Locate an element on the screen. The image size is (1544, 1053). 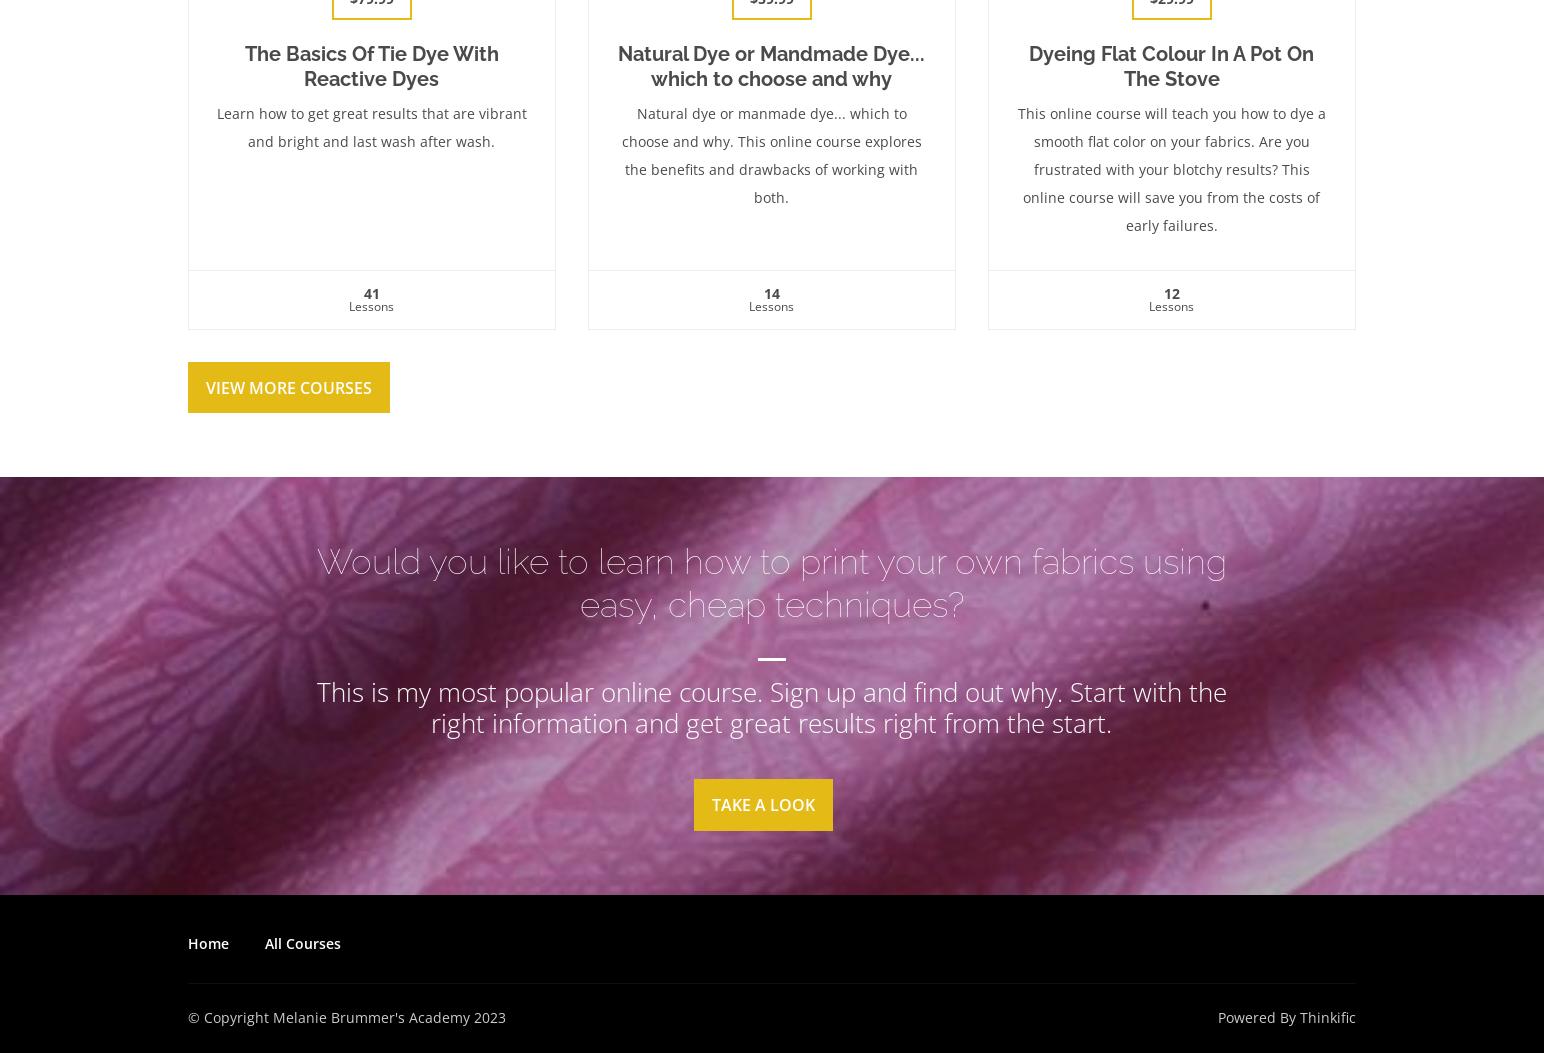
'Powered By Thinkific' is located at coordinates (1285, 1015).